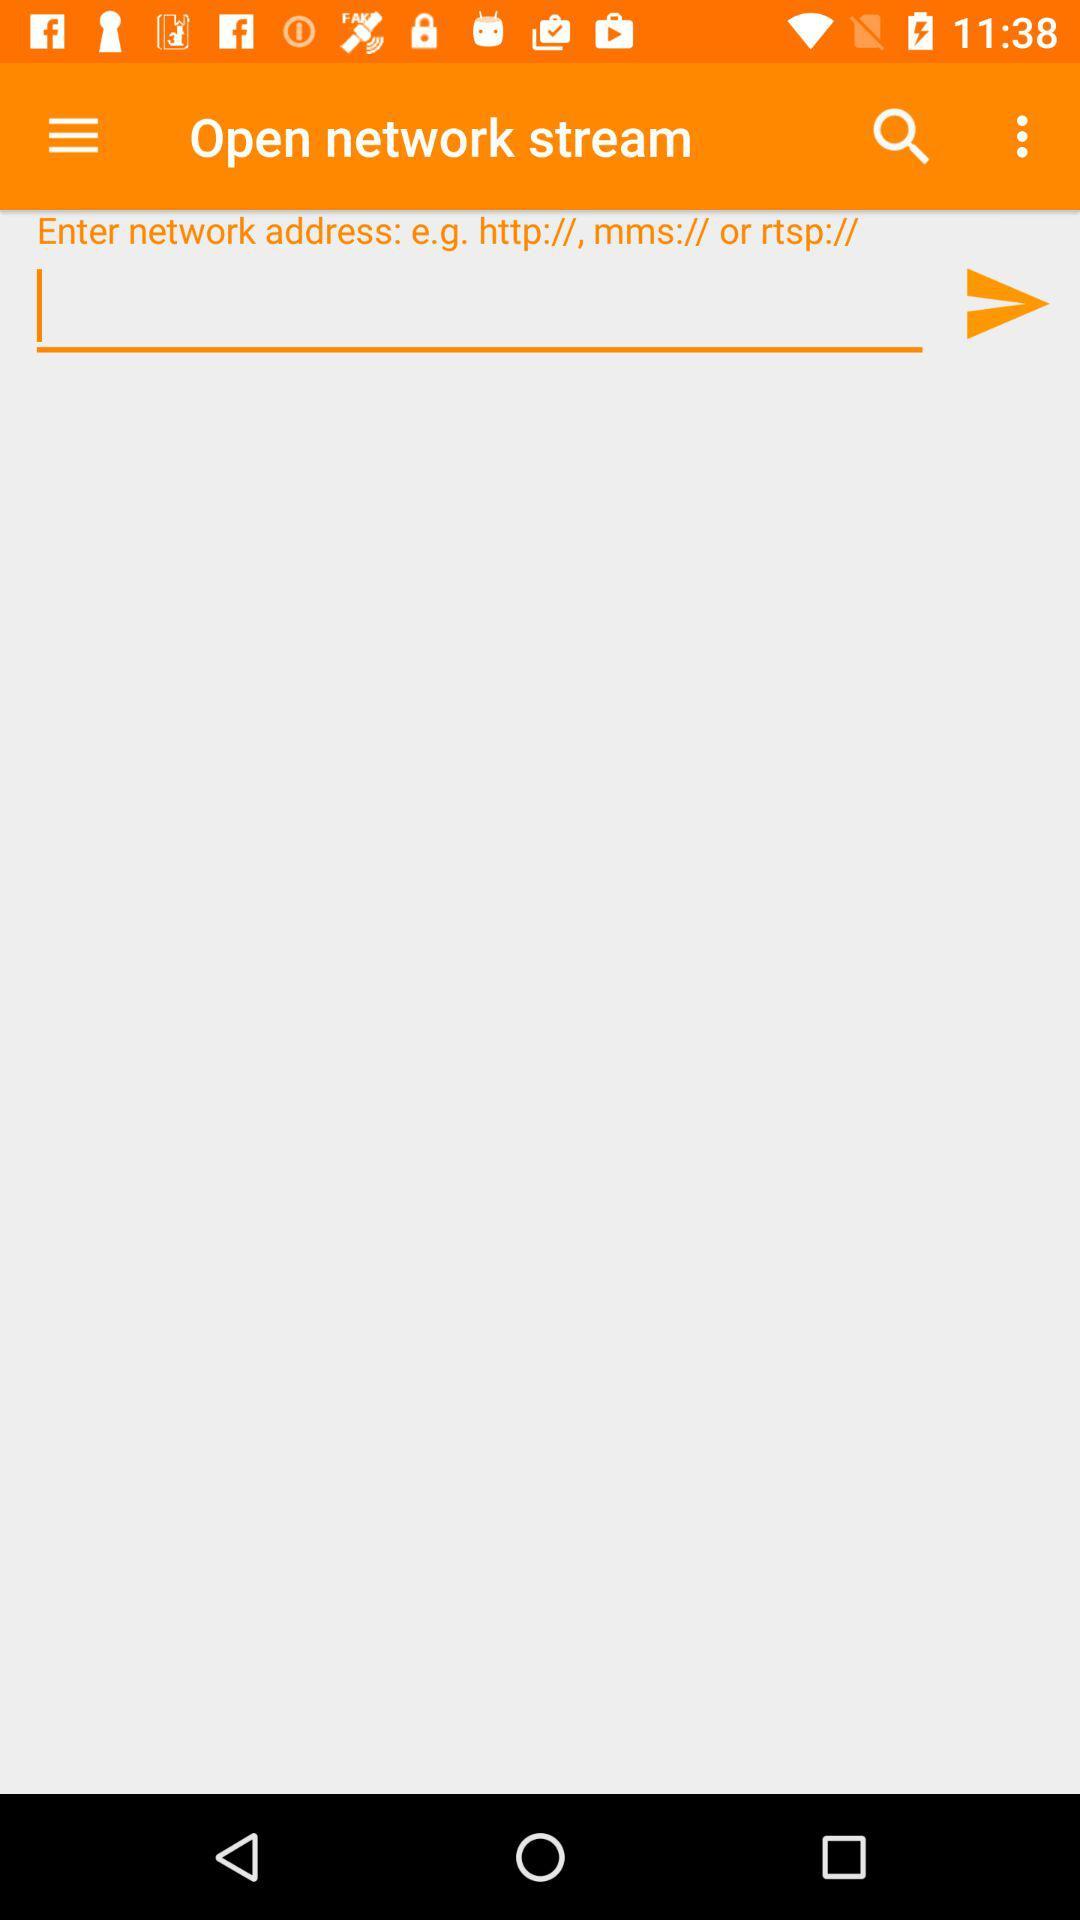  Describe the element at coordinates (479, 305) in the screenshot. I see `text` at that location.